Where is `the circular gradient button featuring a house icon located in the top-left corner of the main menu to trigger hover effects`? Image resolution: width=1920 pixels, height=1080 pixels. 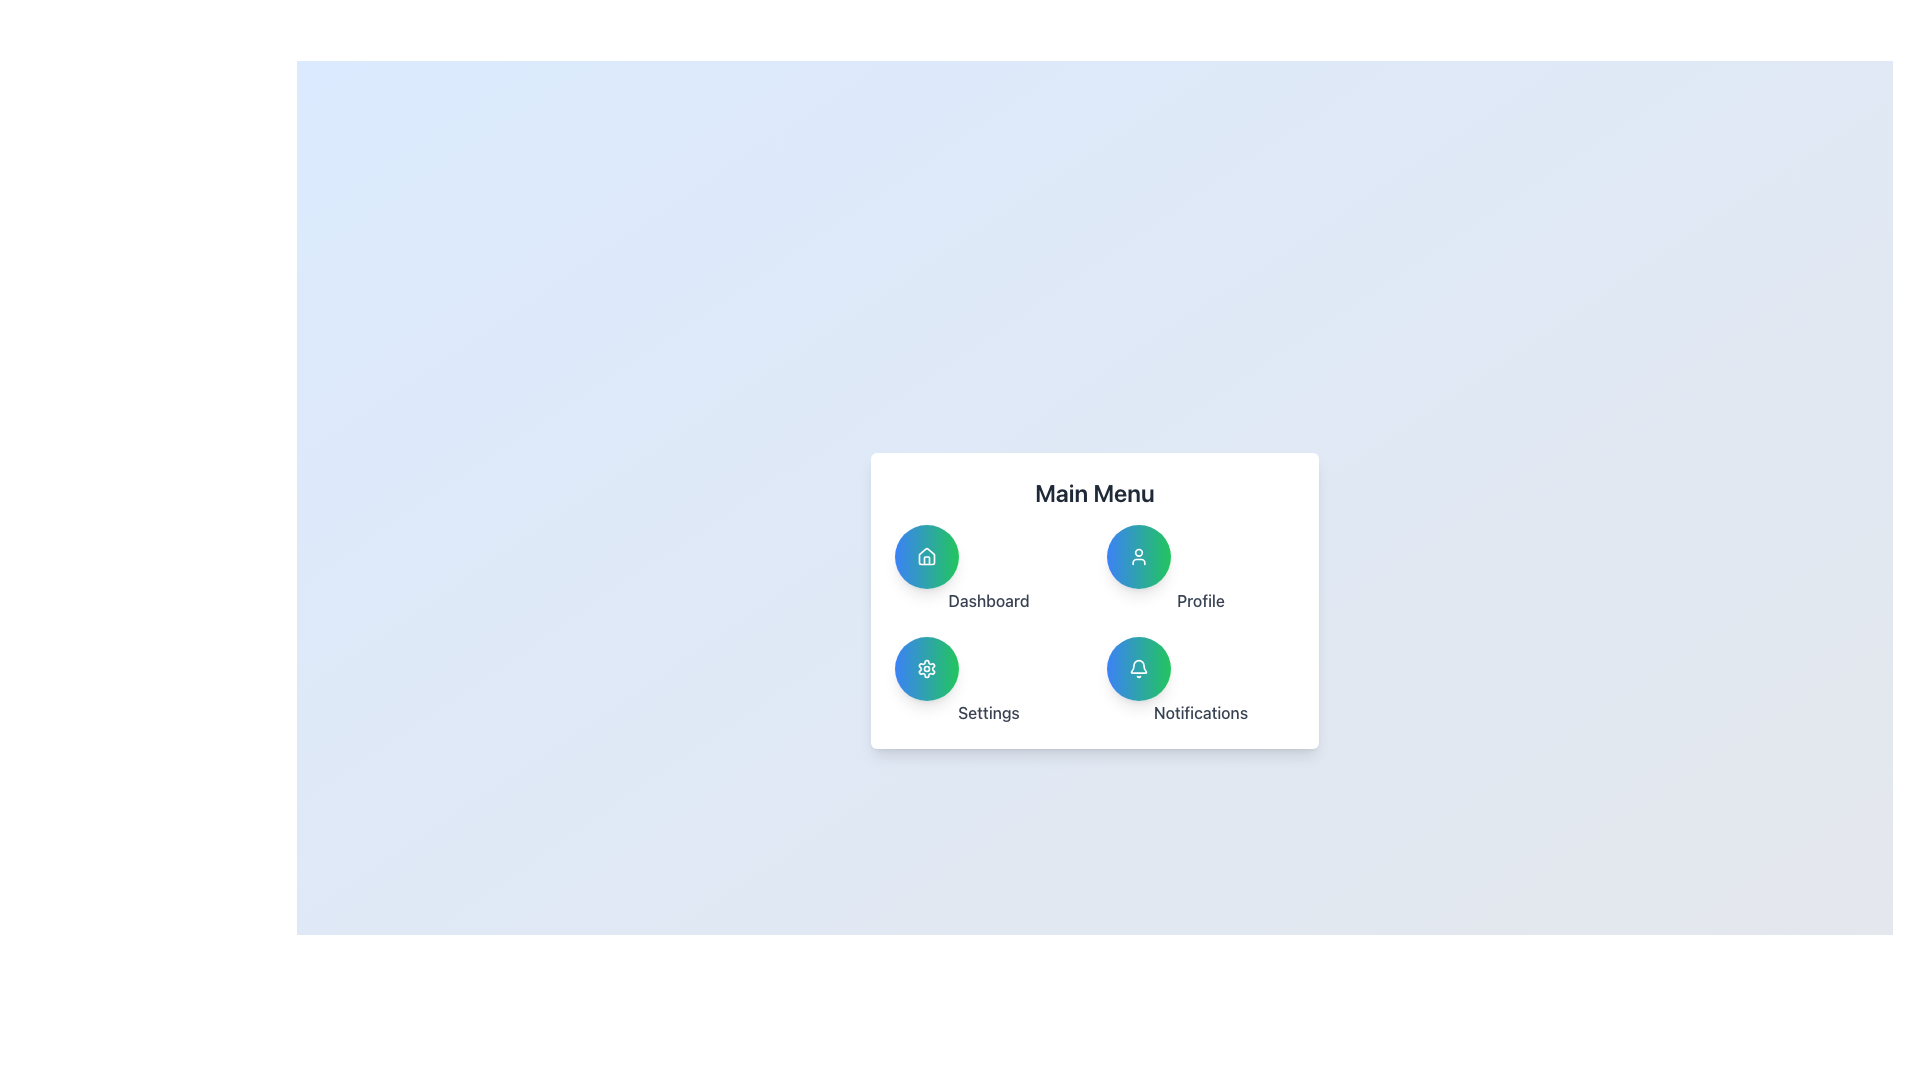 the circular gradient button featuring a house icon located in the top-left corner of the main menu to trigger hover effects is located at coordinates (925, 556).